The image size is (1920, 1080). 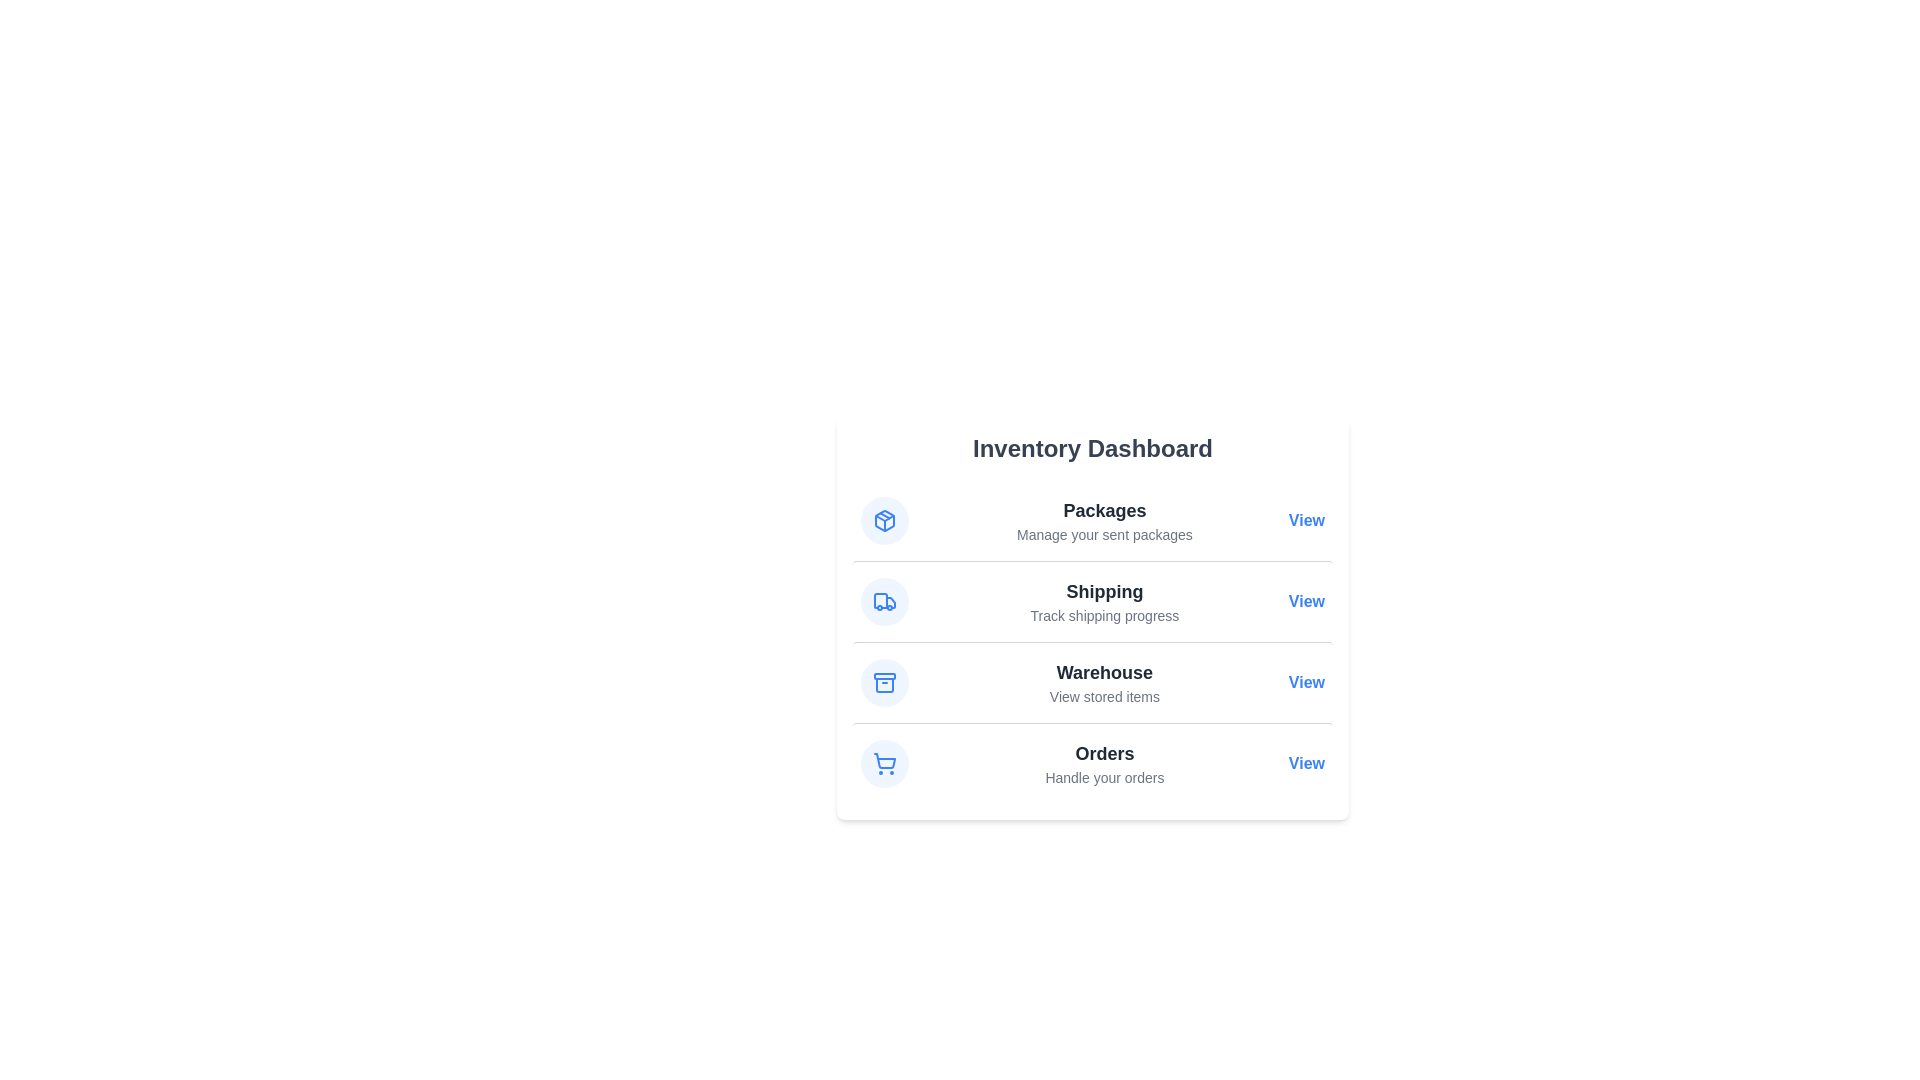 I want to click on the 'View' link for Packages, so click(x=1306, y=519).